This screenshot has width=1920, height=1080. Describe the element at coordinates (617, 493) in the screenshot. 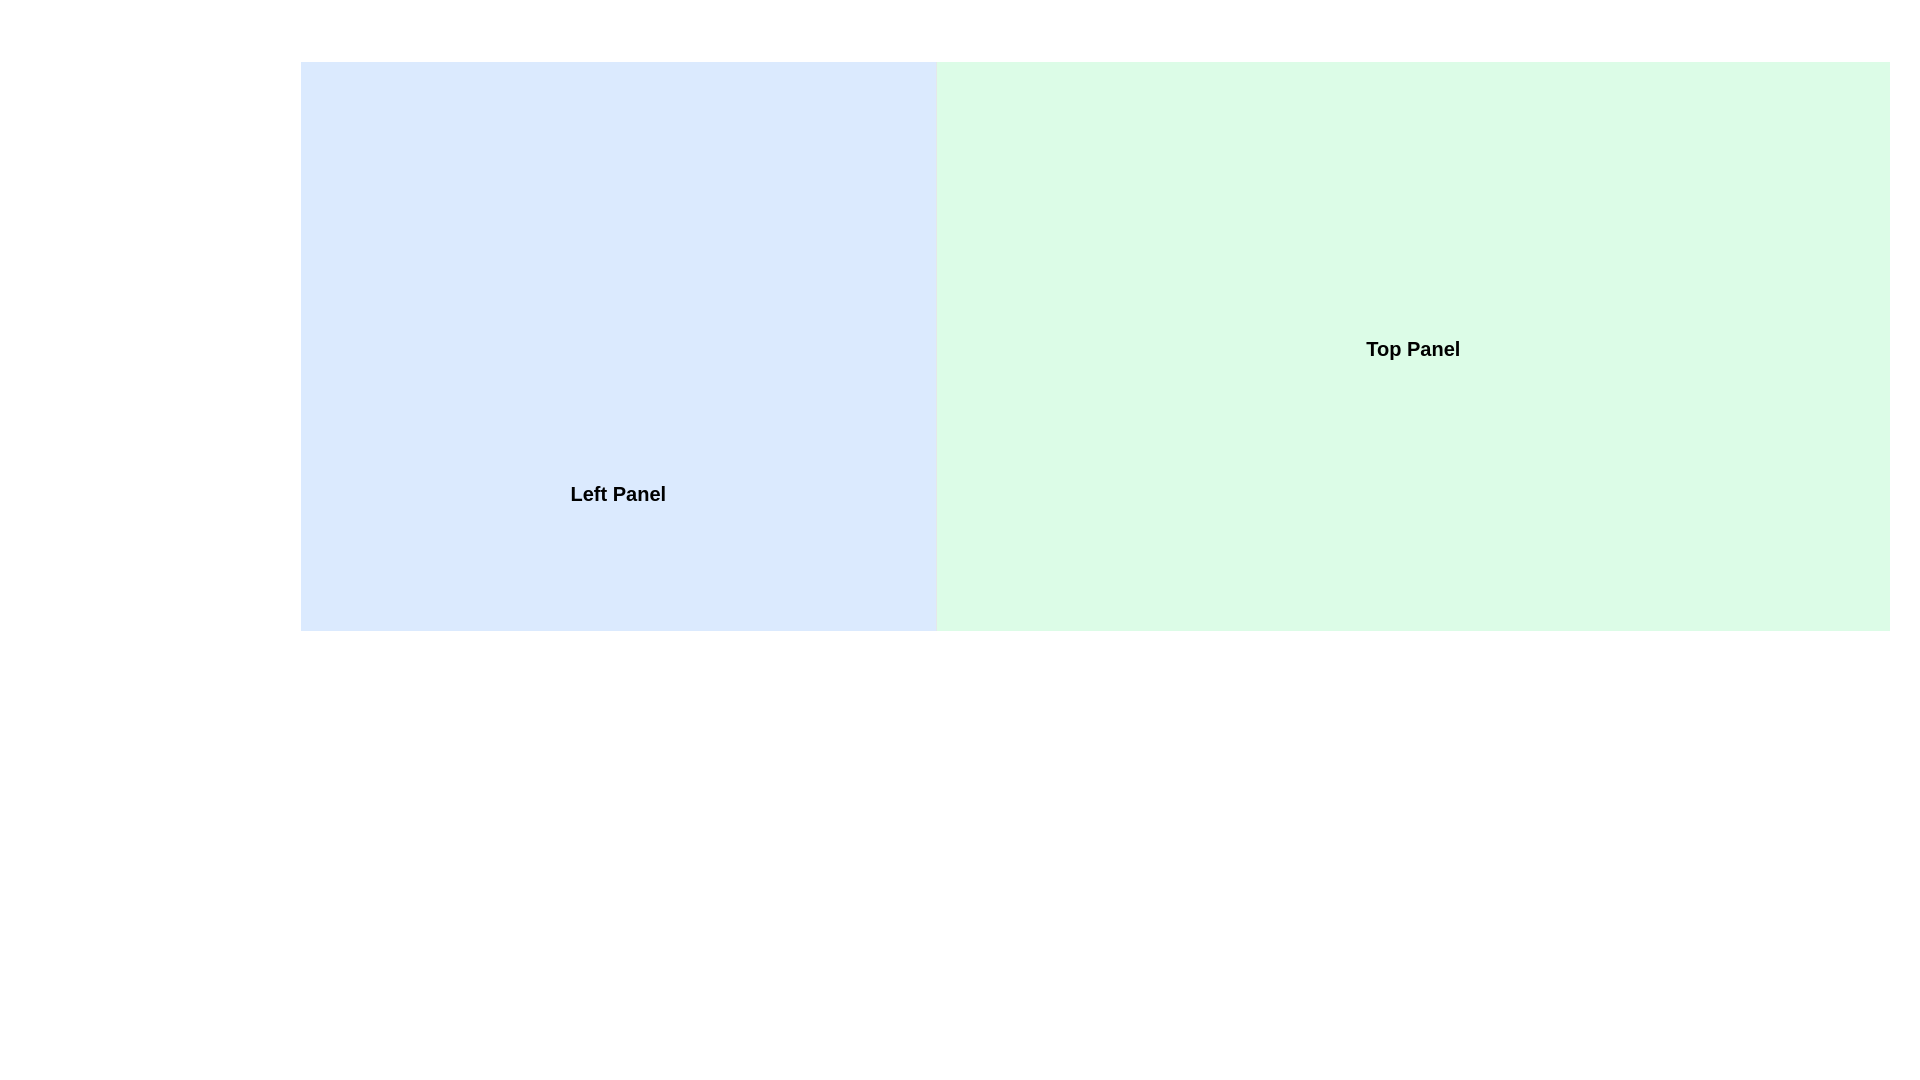

I see `the static text label indicating 'Left Panel', which is centrally aligned within the light blue left section of the interface` at that location.